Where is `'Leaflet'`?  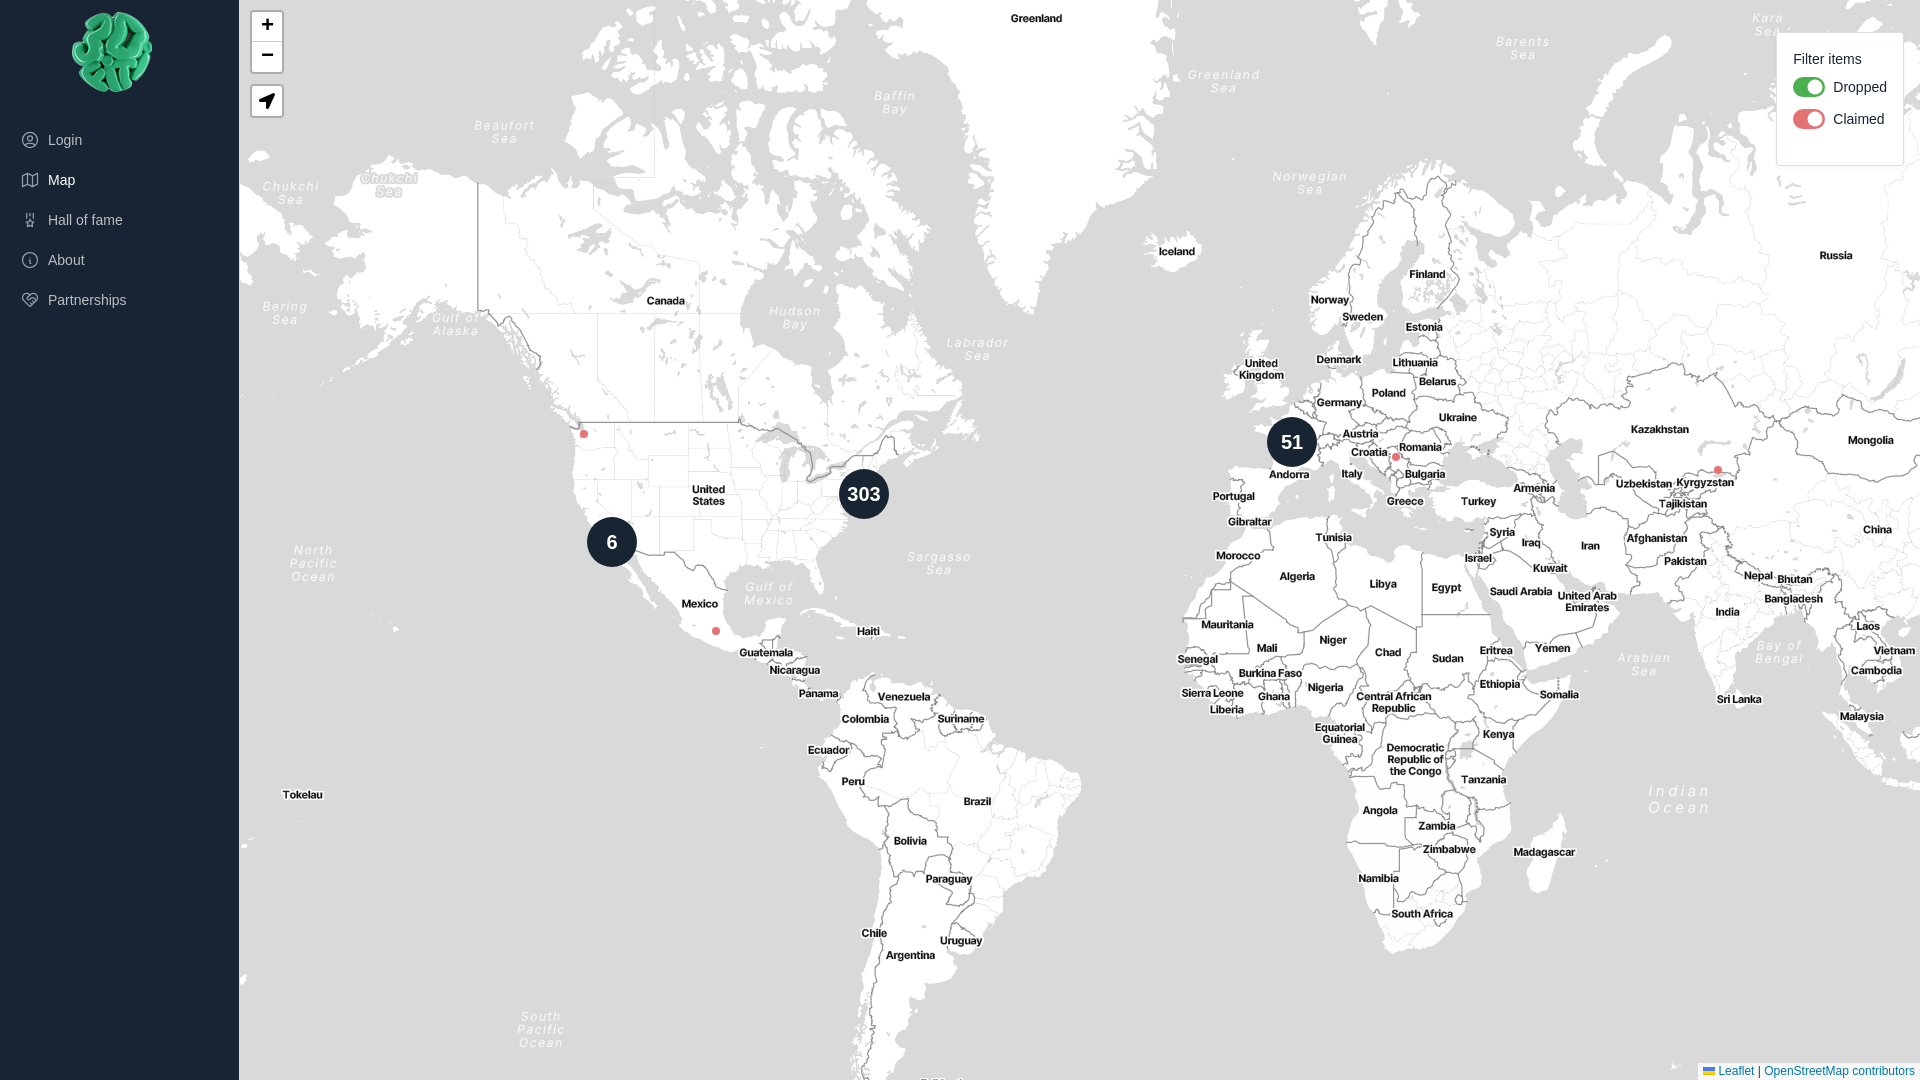 'Leaflet' is located at coordinates (1702, 1070).